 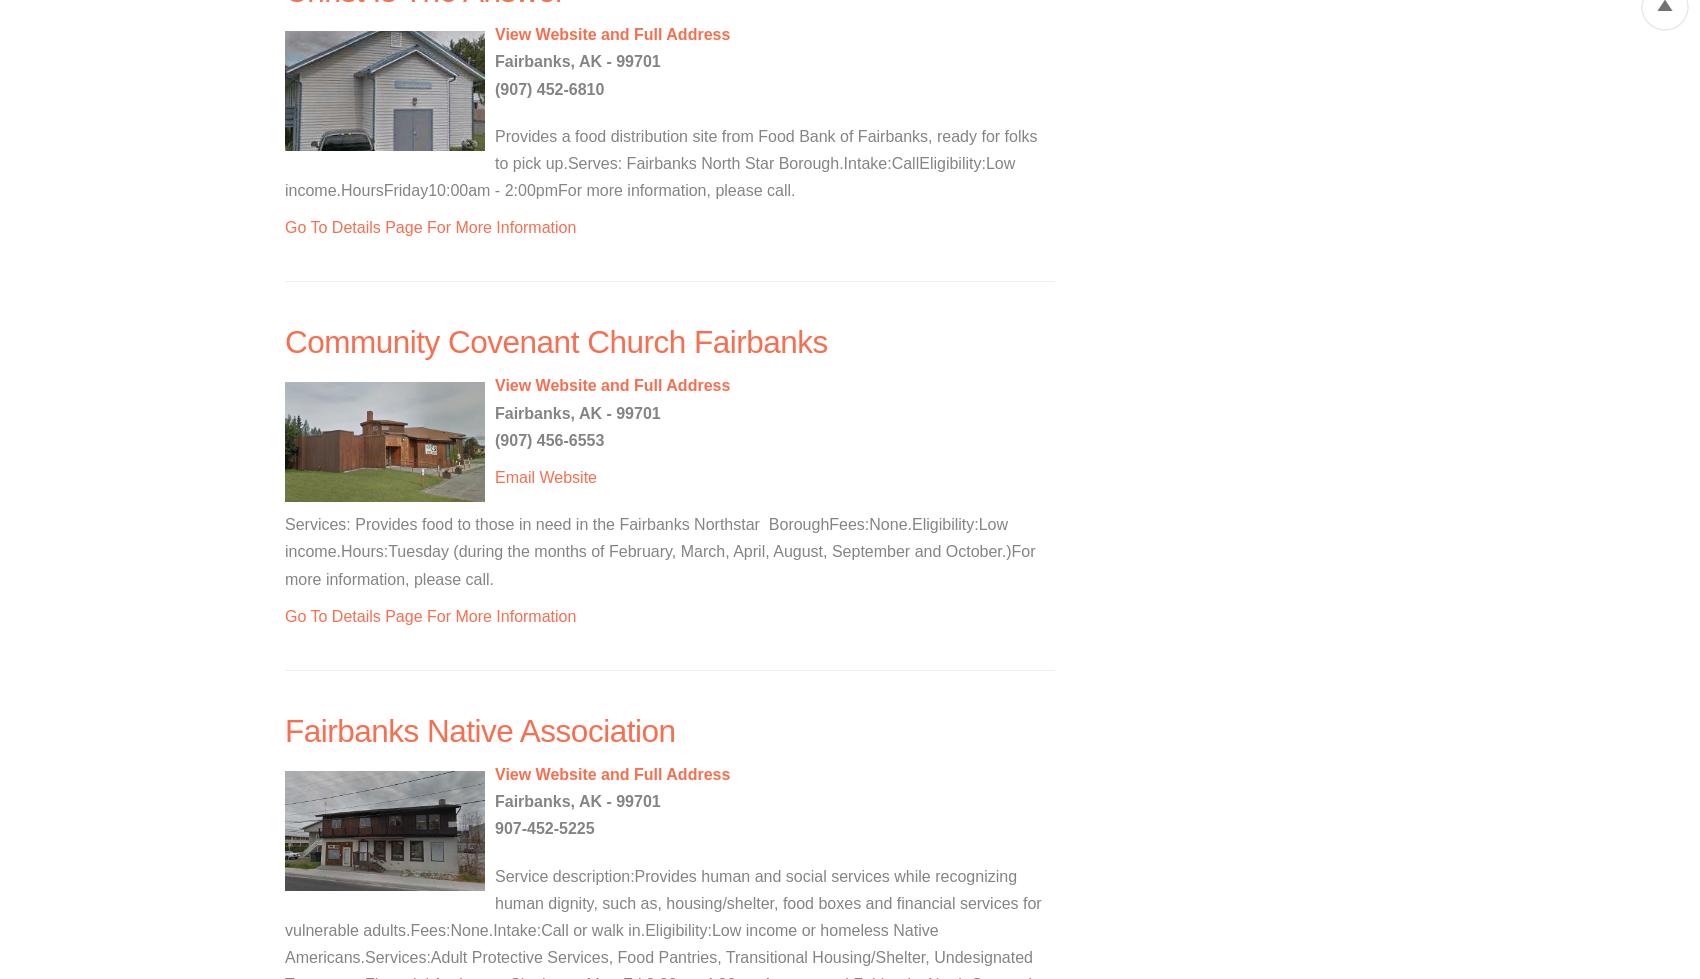 What do you see at coordinates (548, 439) in the screenshot?
I see `'(907) 456-6553'` at bounding box center [548, 439].